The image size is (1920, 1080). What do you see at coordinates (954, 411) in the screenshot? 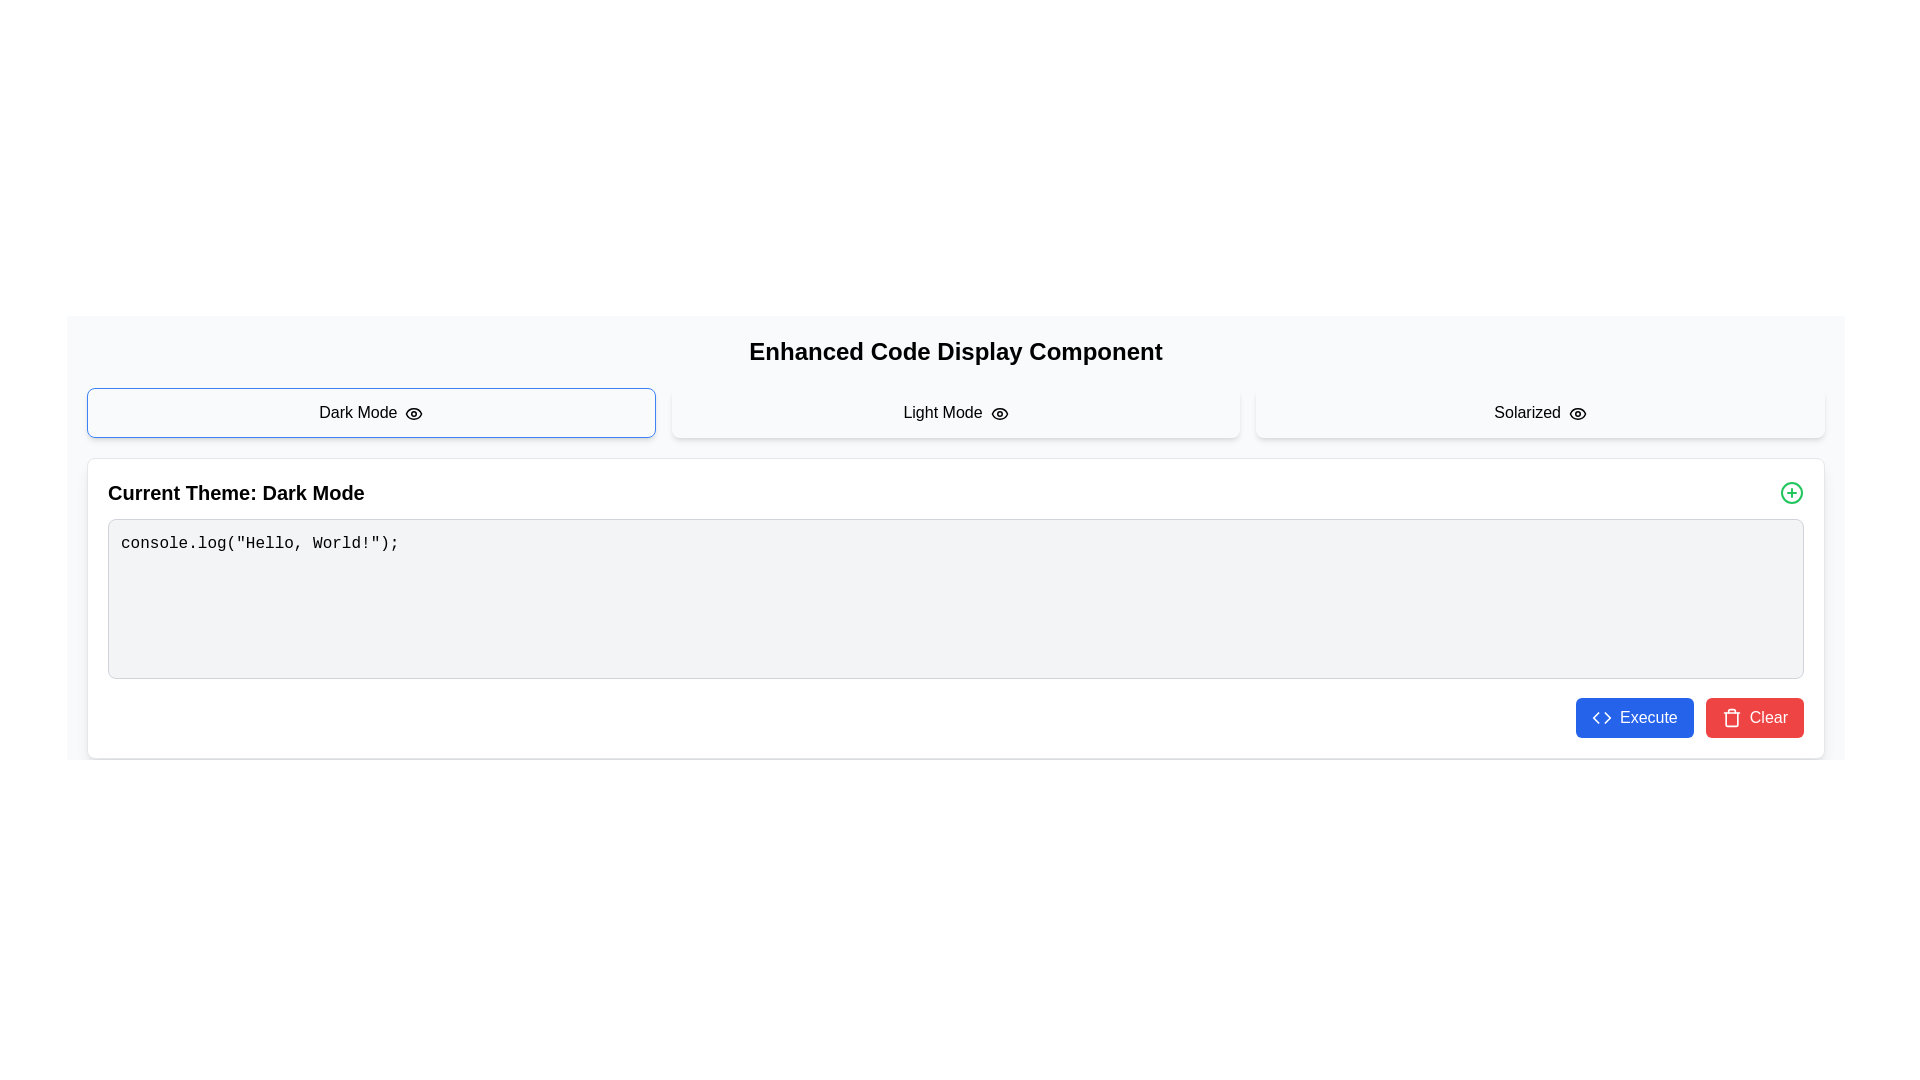
I see `the 'Light Mode' button, which is the second button in the group of mode toggles beneath the title 'Enhanced Code Display Component'` at bounding box center [954, 411].